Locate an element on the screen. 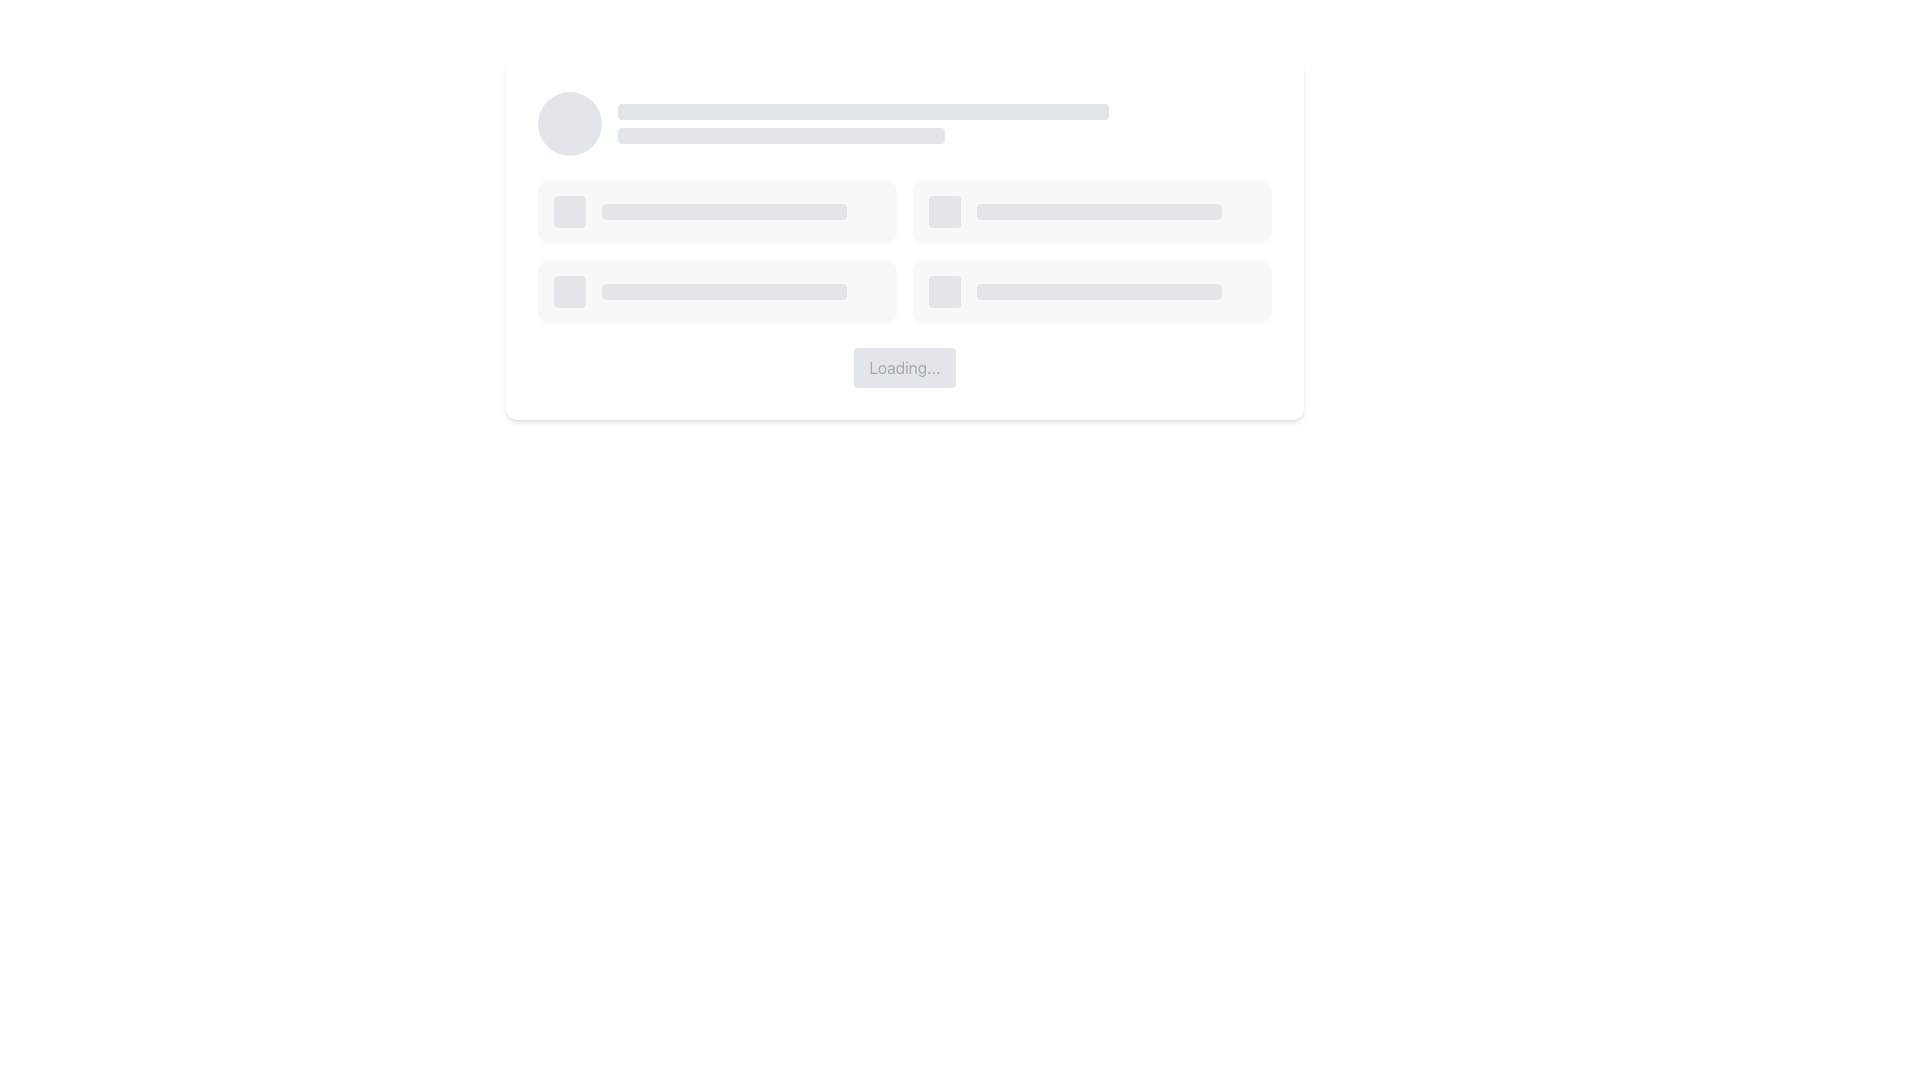 This screenshot has width=1920, height=1080. the loading animation of the button-like loading indicator that displays 'Loading...' at its center, located at the bottom center of the card-like structure is located at coordinates (904, 238).